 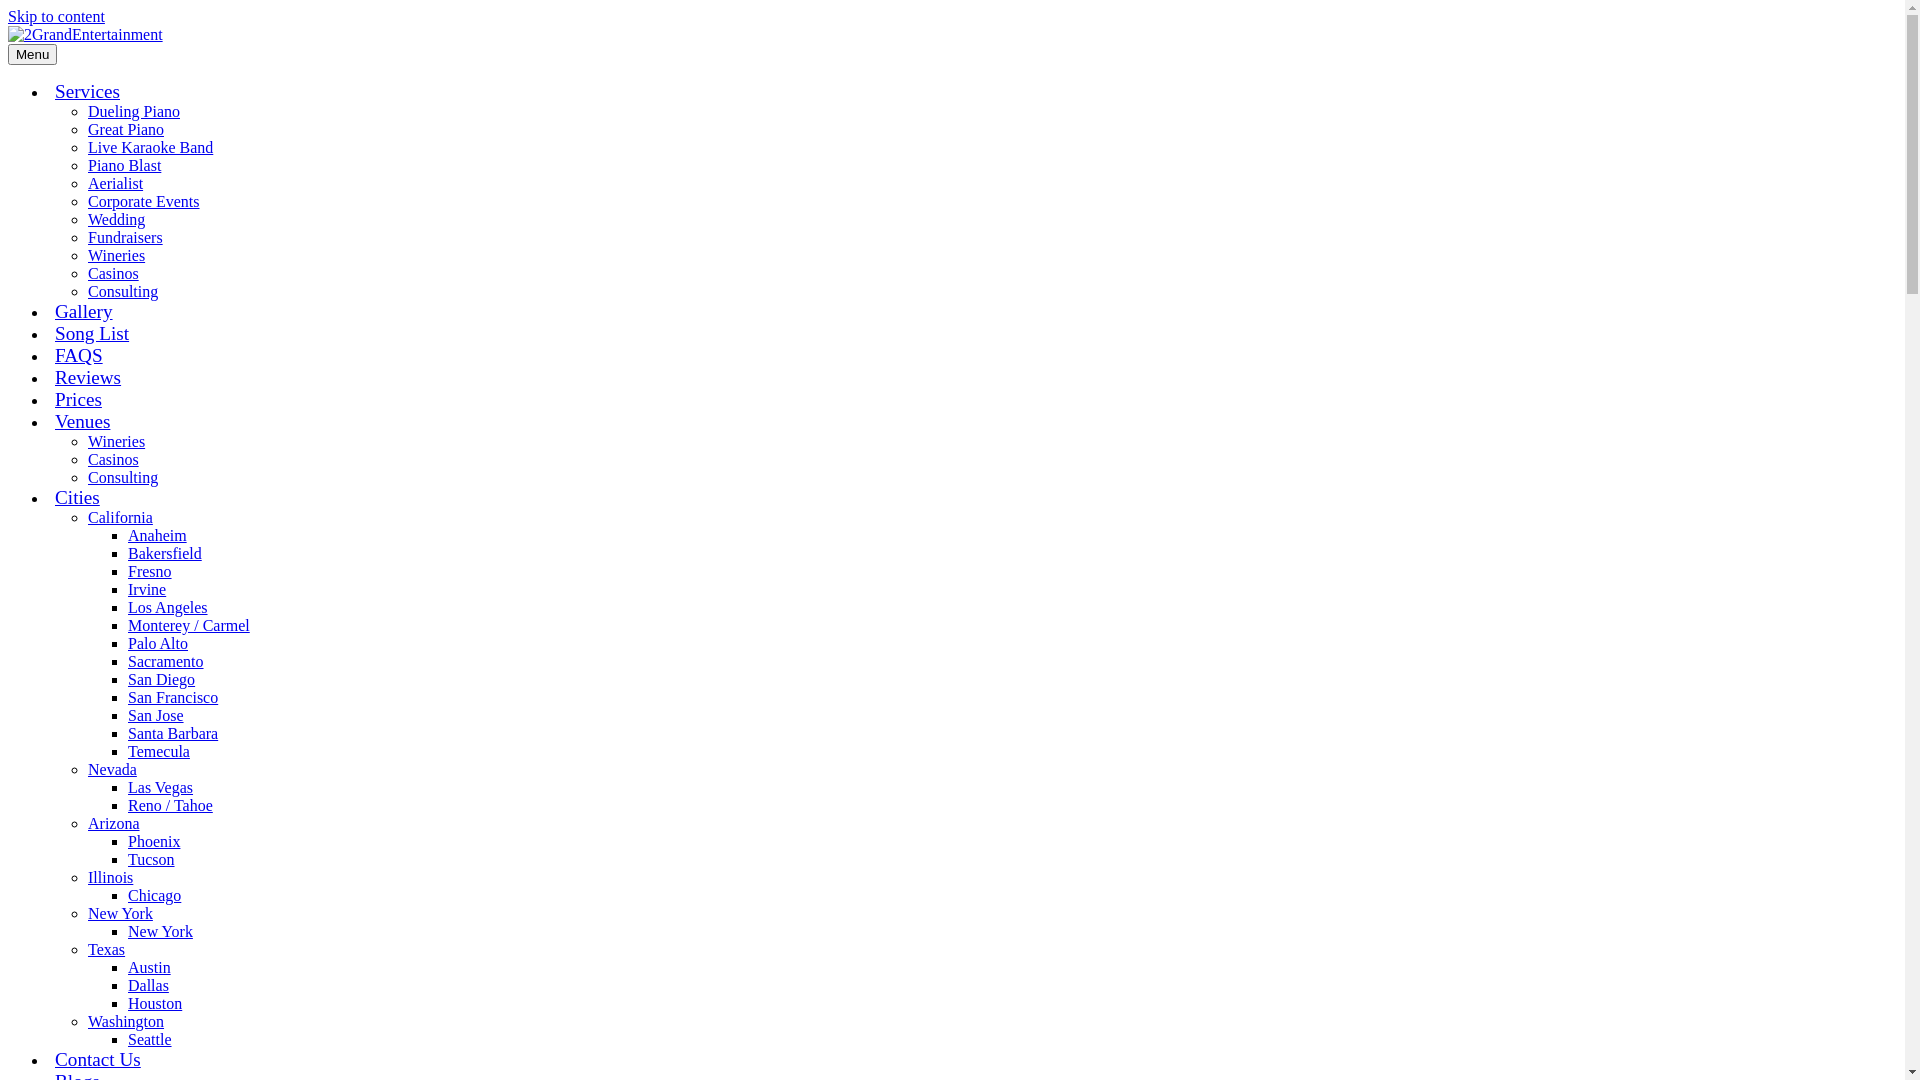 I want to click on 'Song List', so click(x=90, y=332).